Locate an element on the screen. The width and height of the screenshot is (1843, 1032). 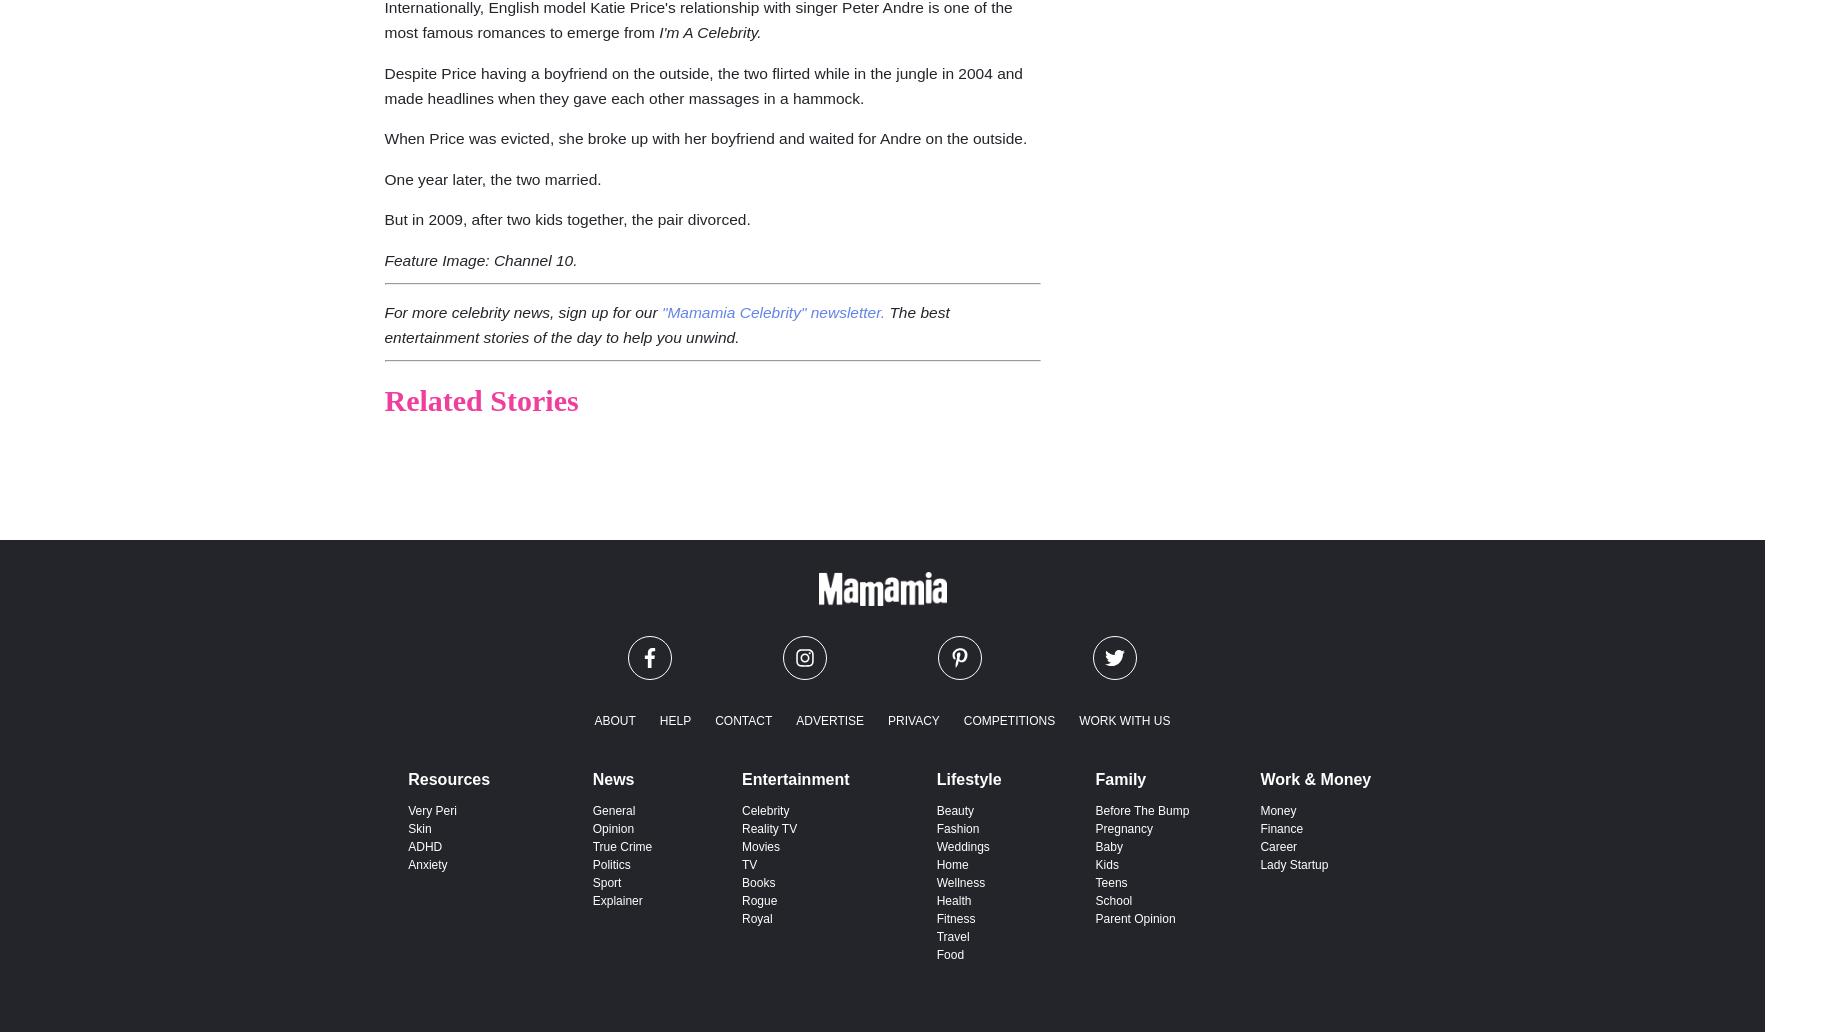
'True Crime' is located at coordinates (621, 846).